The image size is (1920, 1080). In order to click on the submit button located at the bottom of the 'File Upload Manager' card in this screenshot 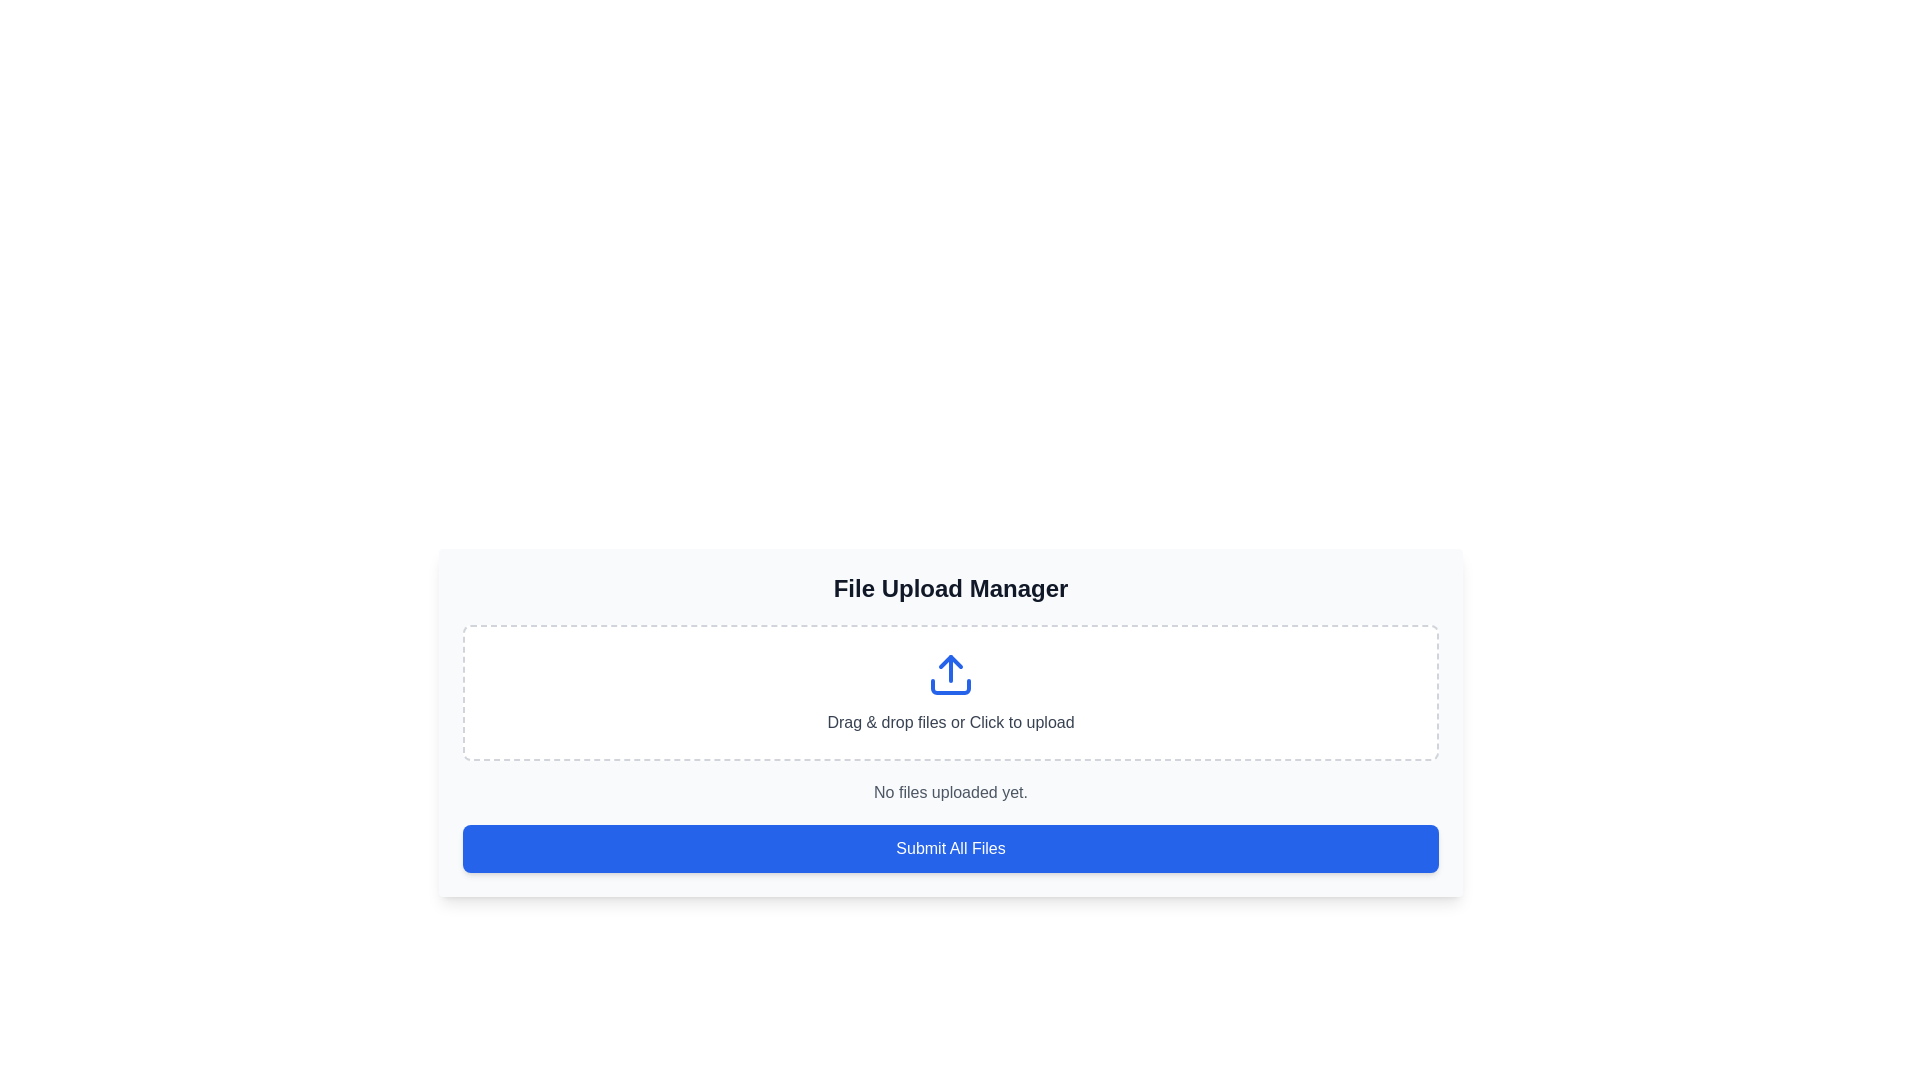, I will do `click(949, 848)`.